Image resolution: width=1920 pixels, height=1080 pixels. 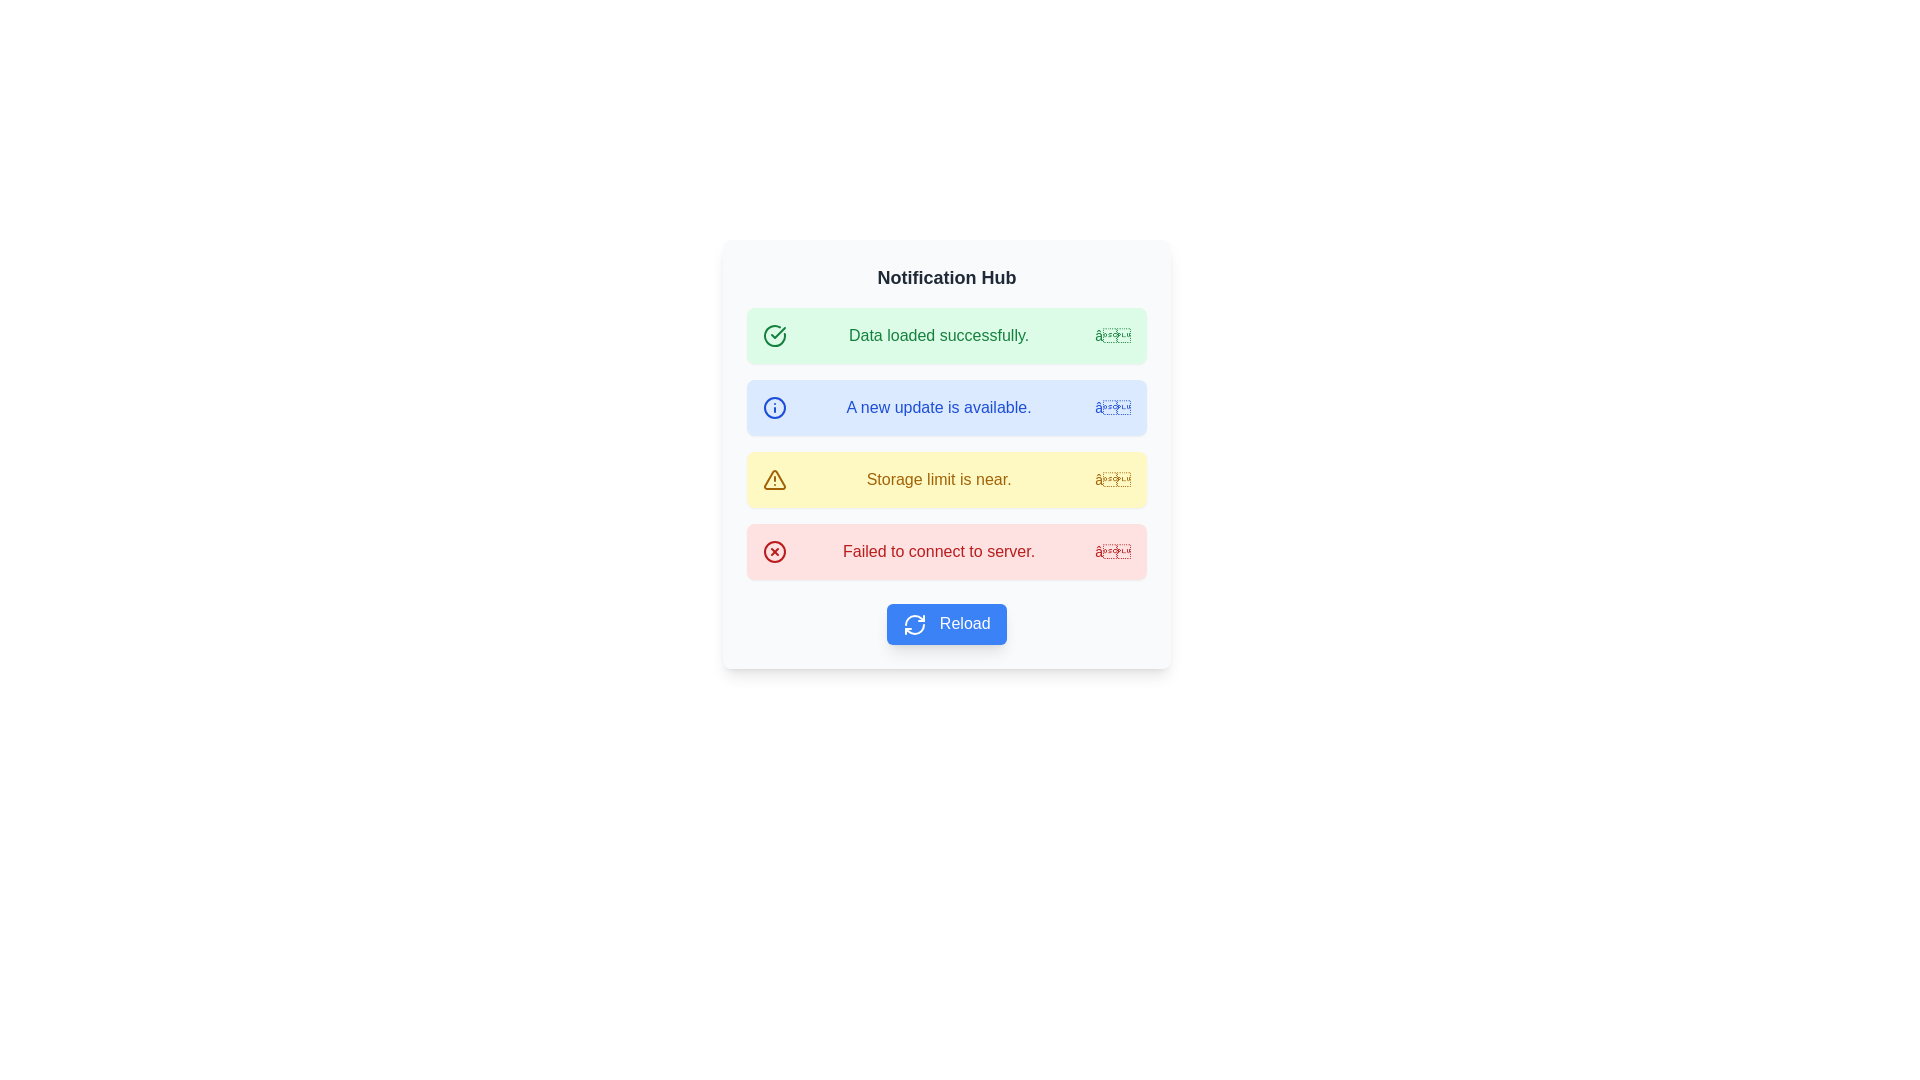 I want to click on the text label displaying 'Failed to connect to server.' which is styled in red color and aligned to the left within the bottom-most card of the notification list, so click(x=938, y=551).